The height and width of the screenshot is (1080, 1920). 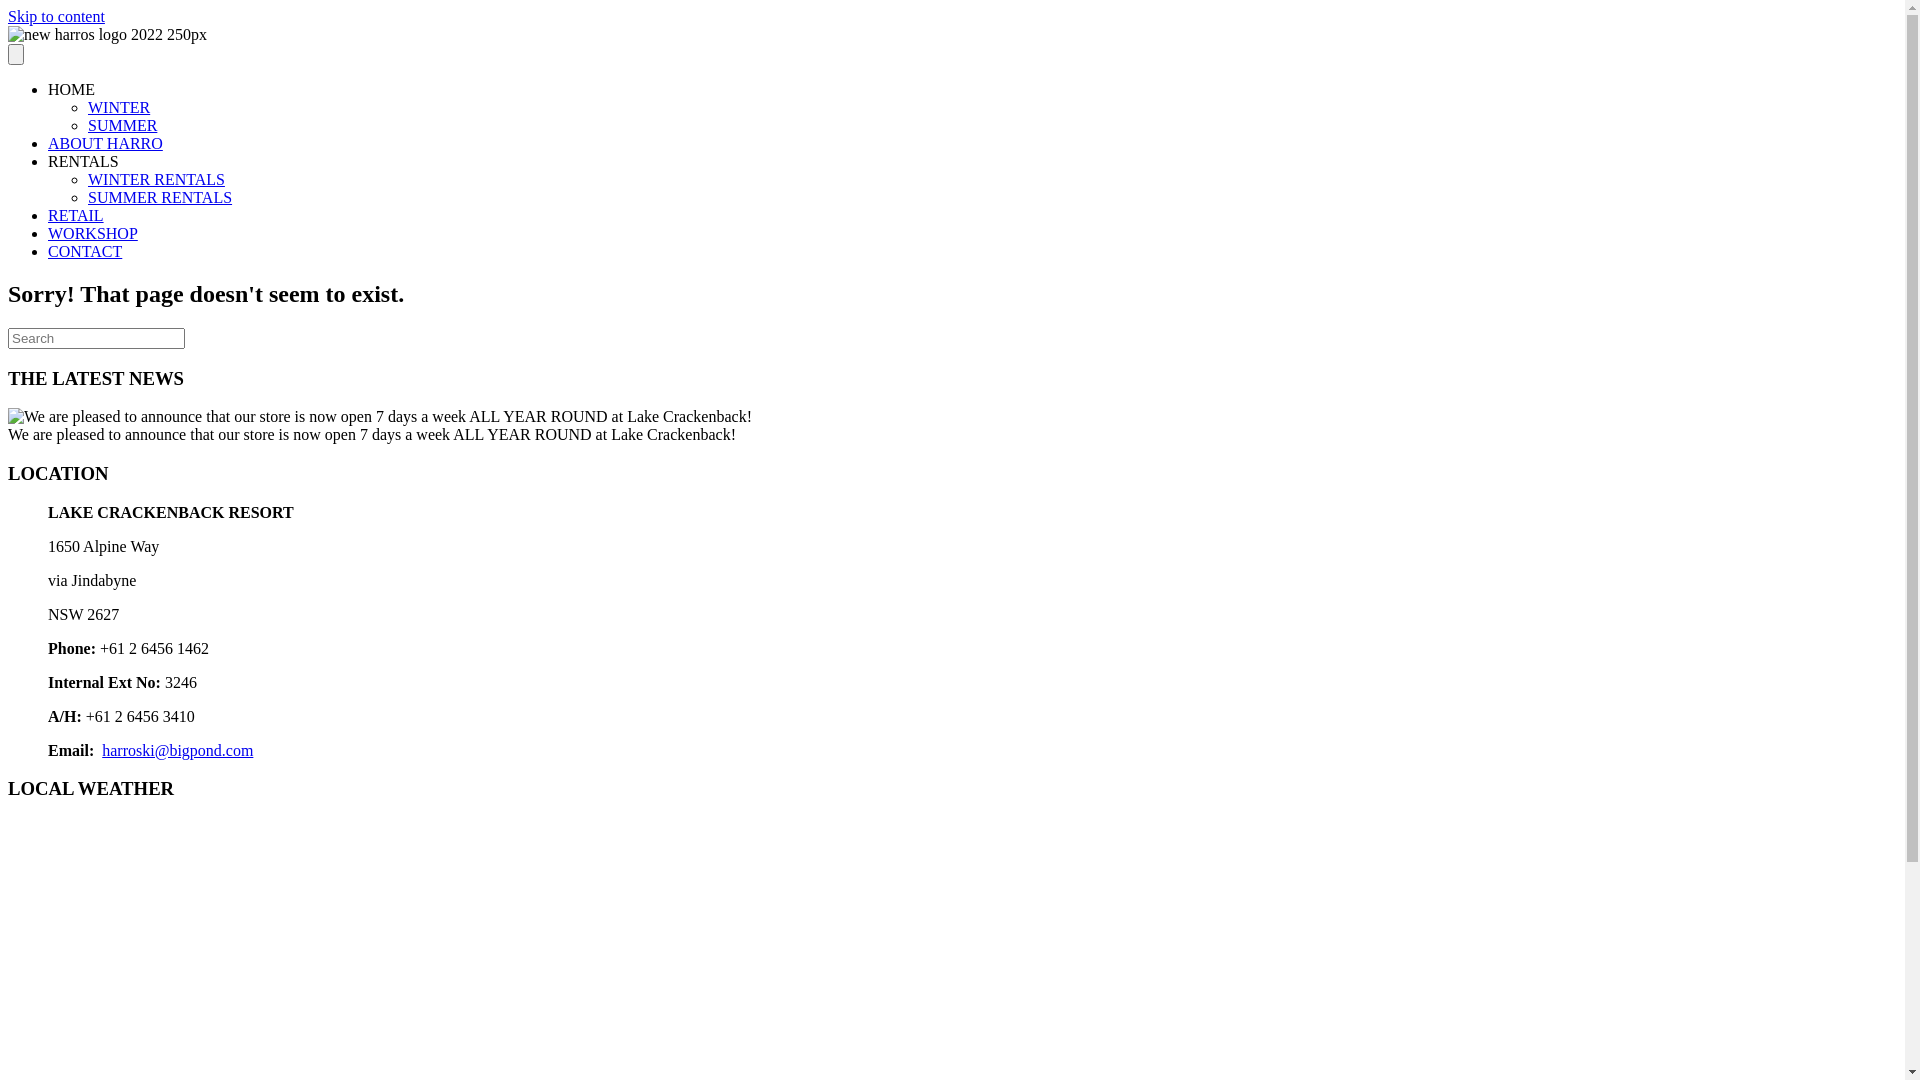 I want to click on 'Skip to content', so click(x=8, y=16).